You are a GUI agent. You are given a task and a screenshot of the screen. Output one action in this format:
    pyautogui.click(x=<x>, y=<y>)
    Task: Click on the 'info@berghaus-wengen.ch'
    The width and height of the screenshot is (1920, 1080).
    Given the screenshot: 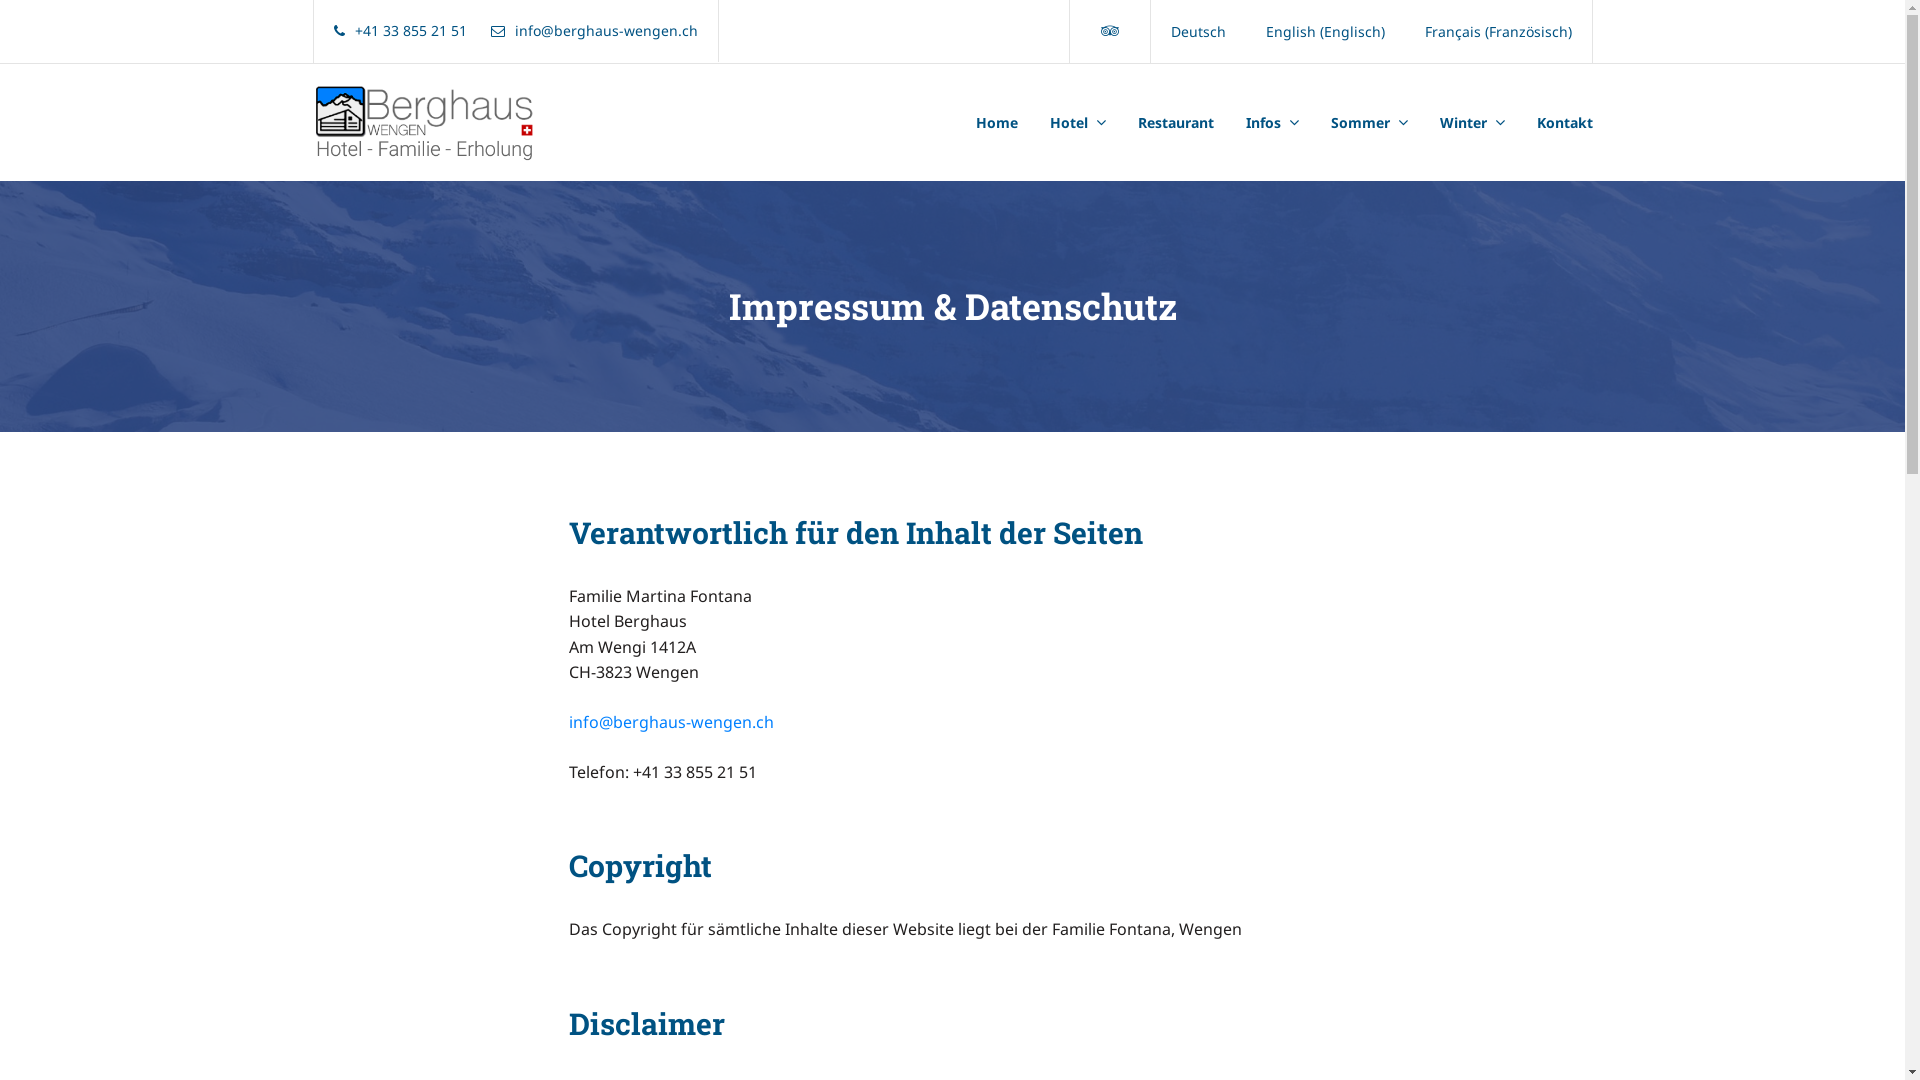 What is the action you would take?
    pyautogui.click(x=670, y=721)
    